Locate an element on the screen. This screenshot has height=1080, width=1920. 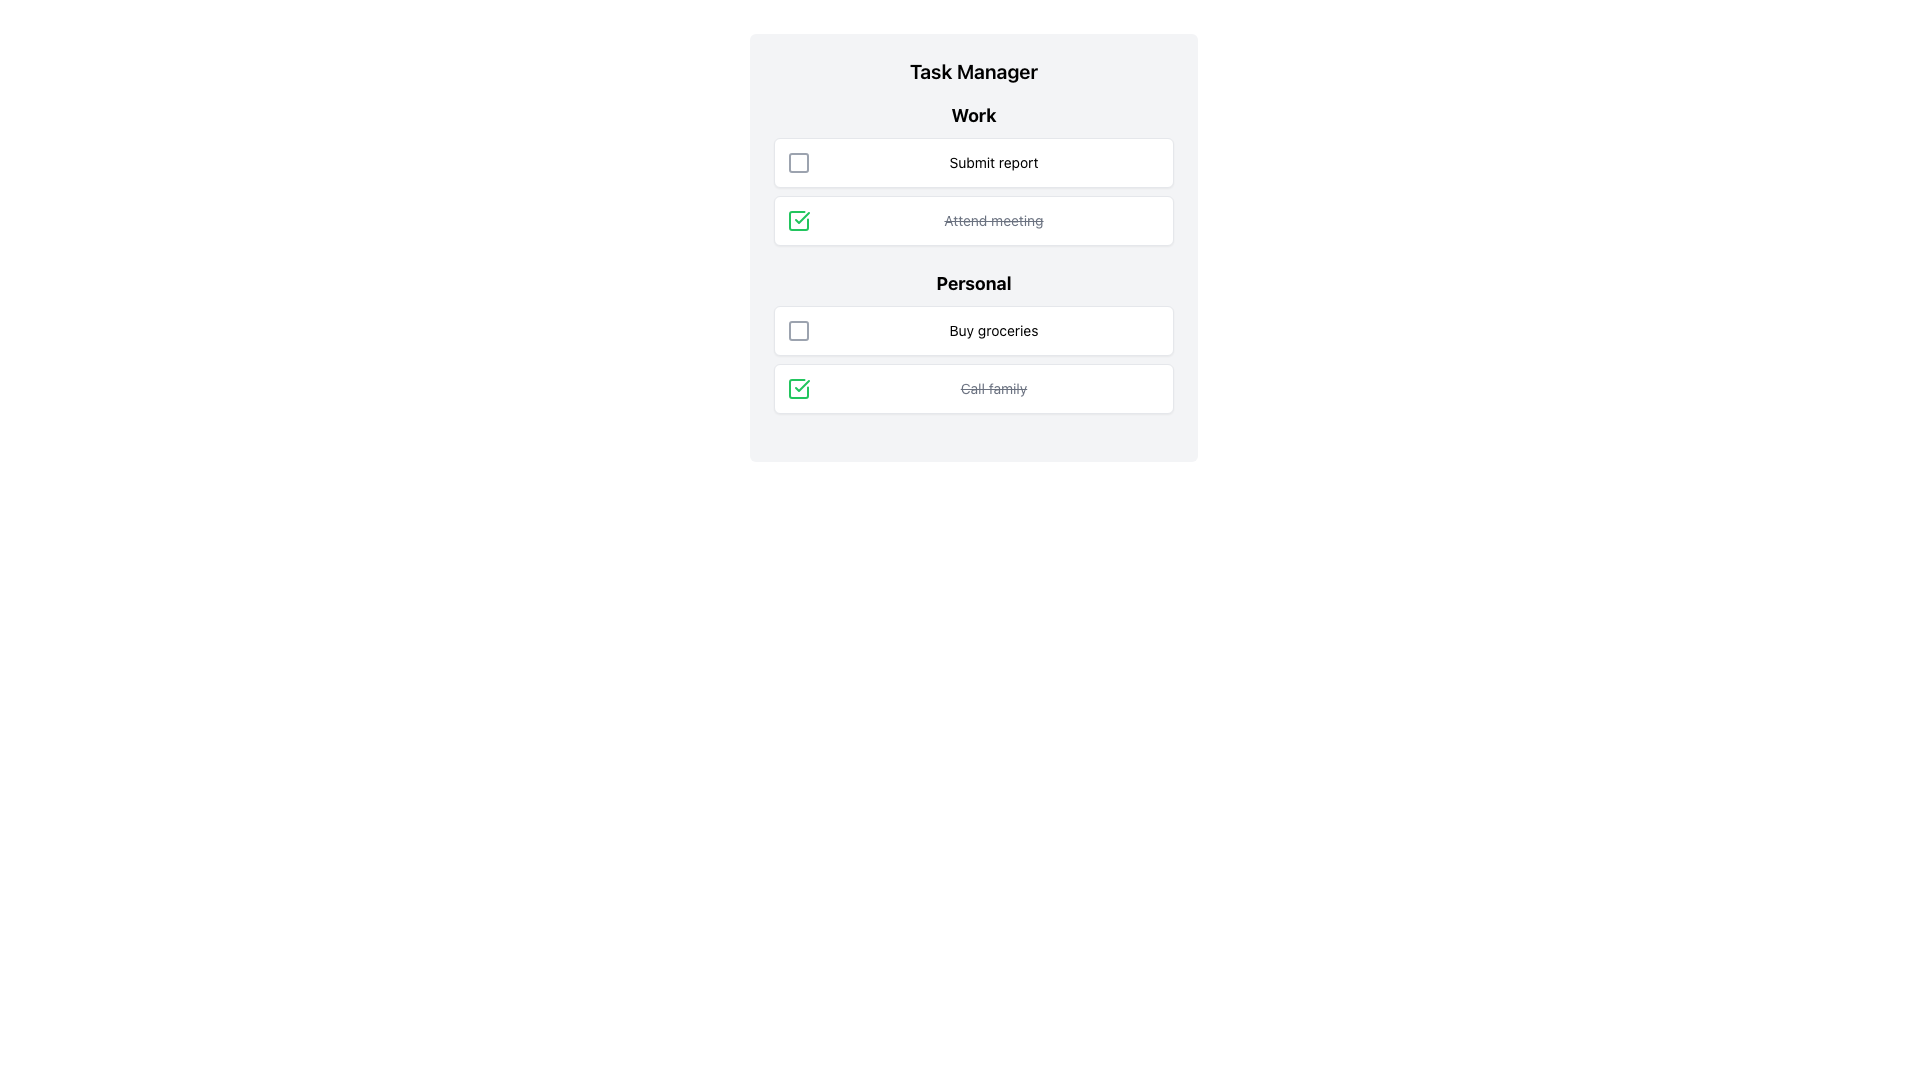
the completed task checkbox located to the left of the text 'Attend meeting' in the 'Work' section is located at coordinates (797, 220).